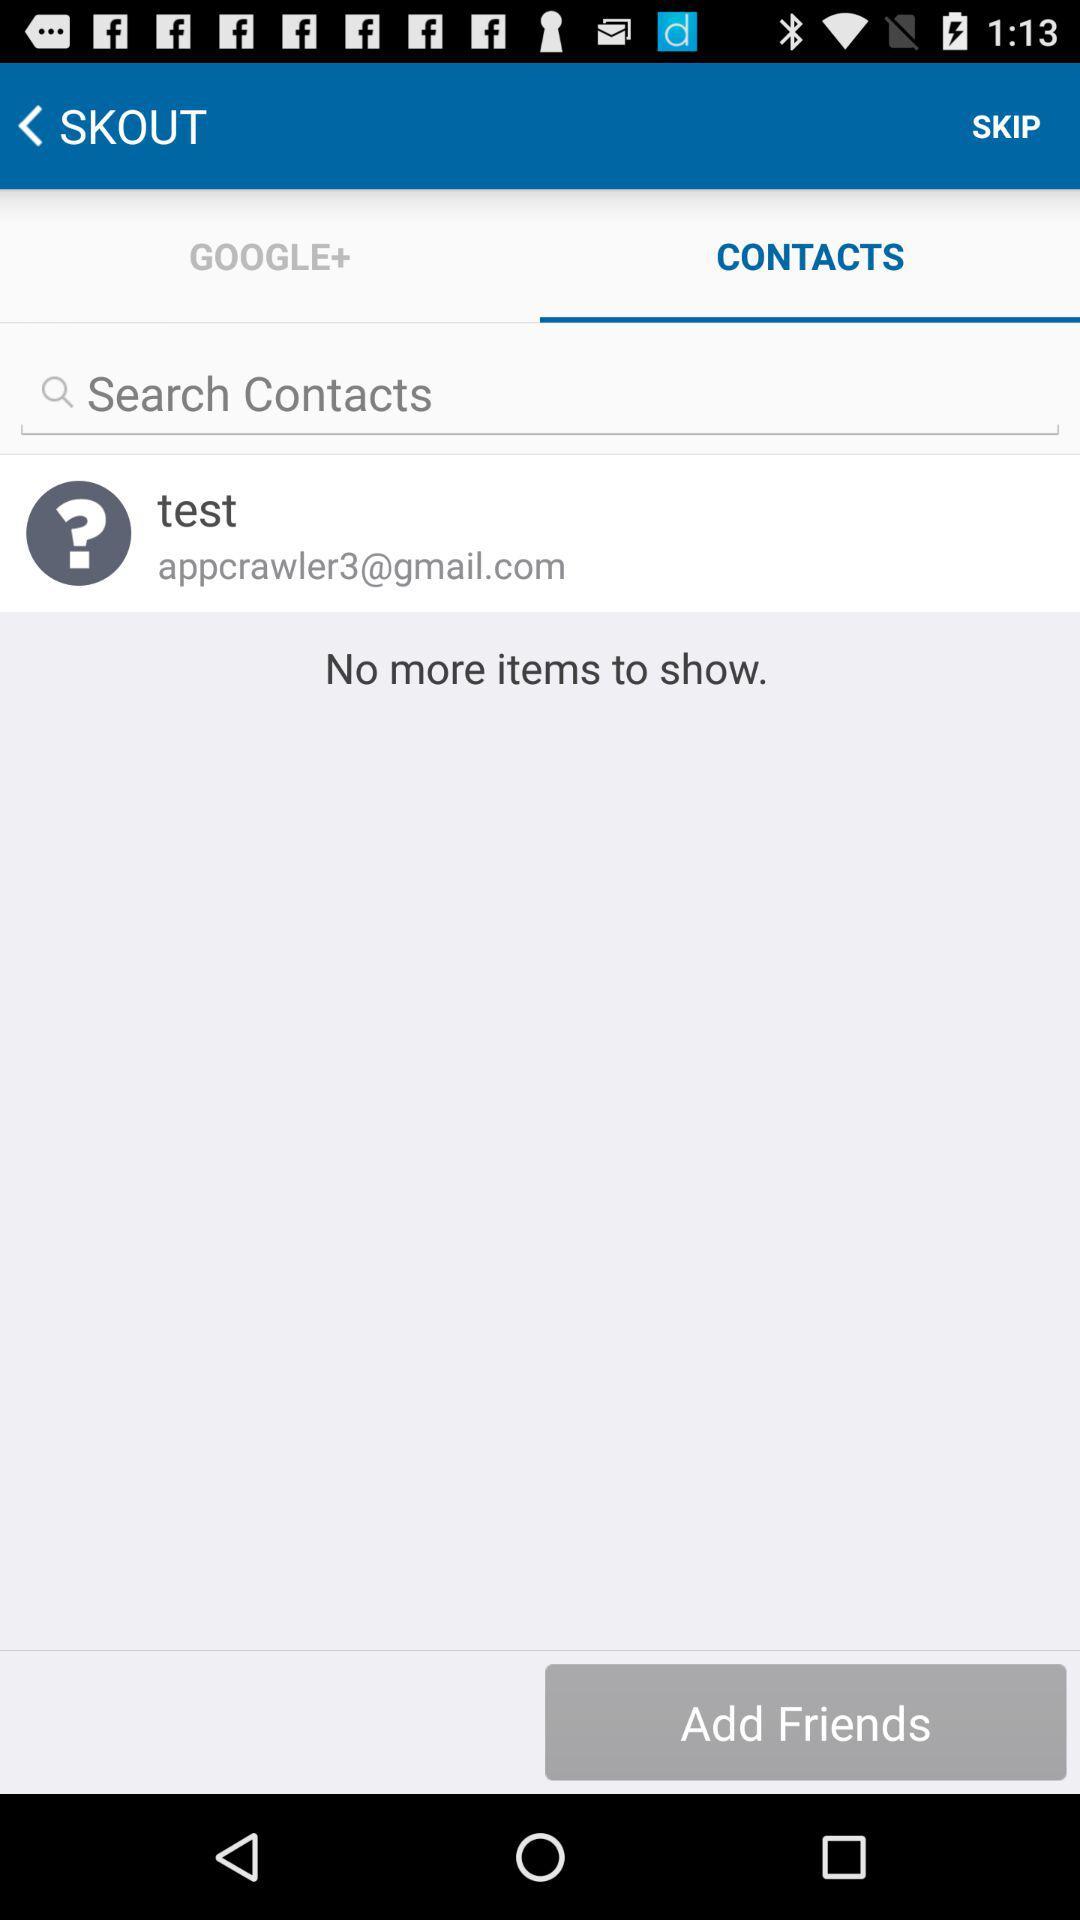  Describe the element at coordinates (591, 508) in the screenshot. I see `the test icon` at that location.